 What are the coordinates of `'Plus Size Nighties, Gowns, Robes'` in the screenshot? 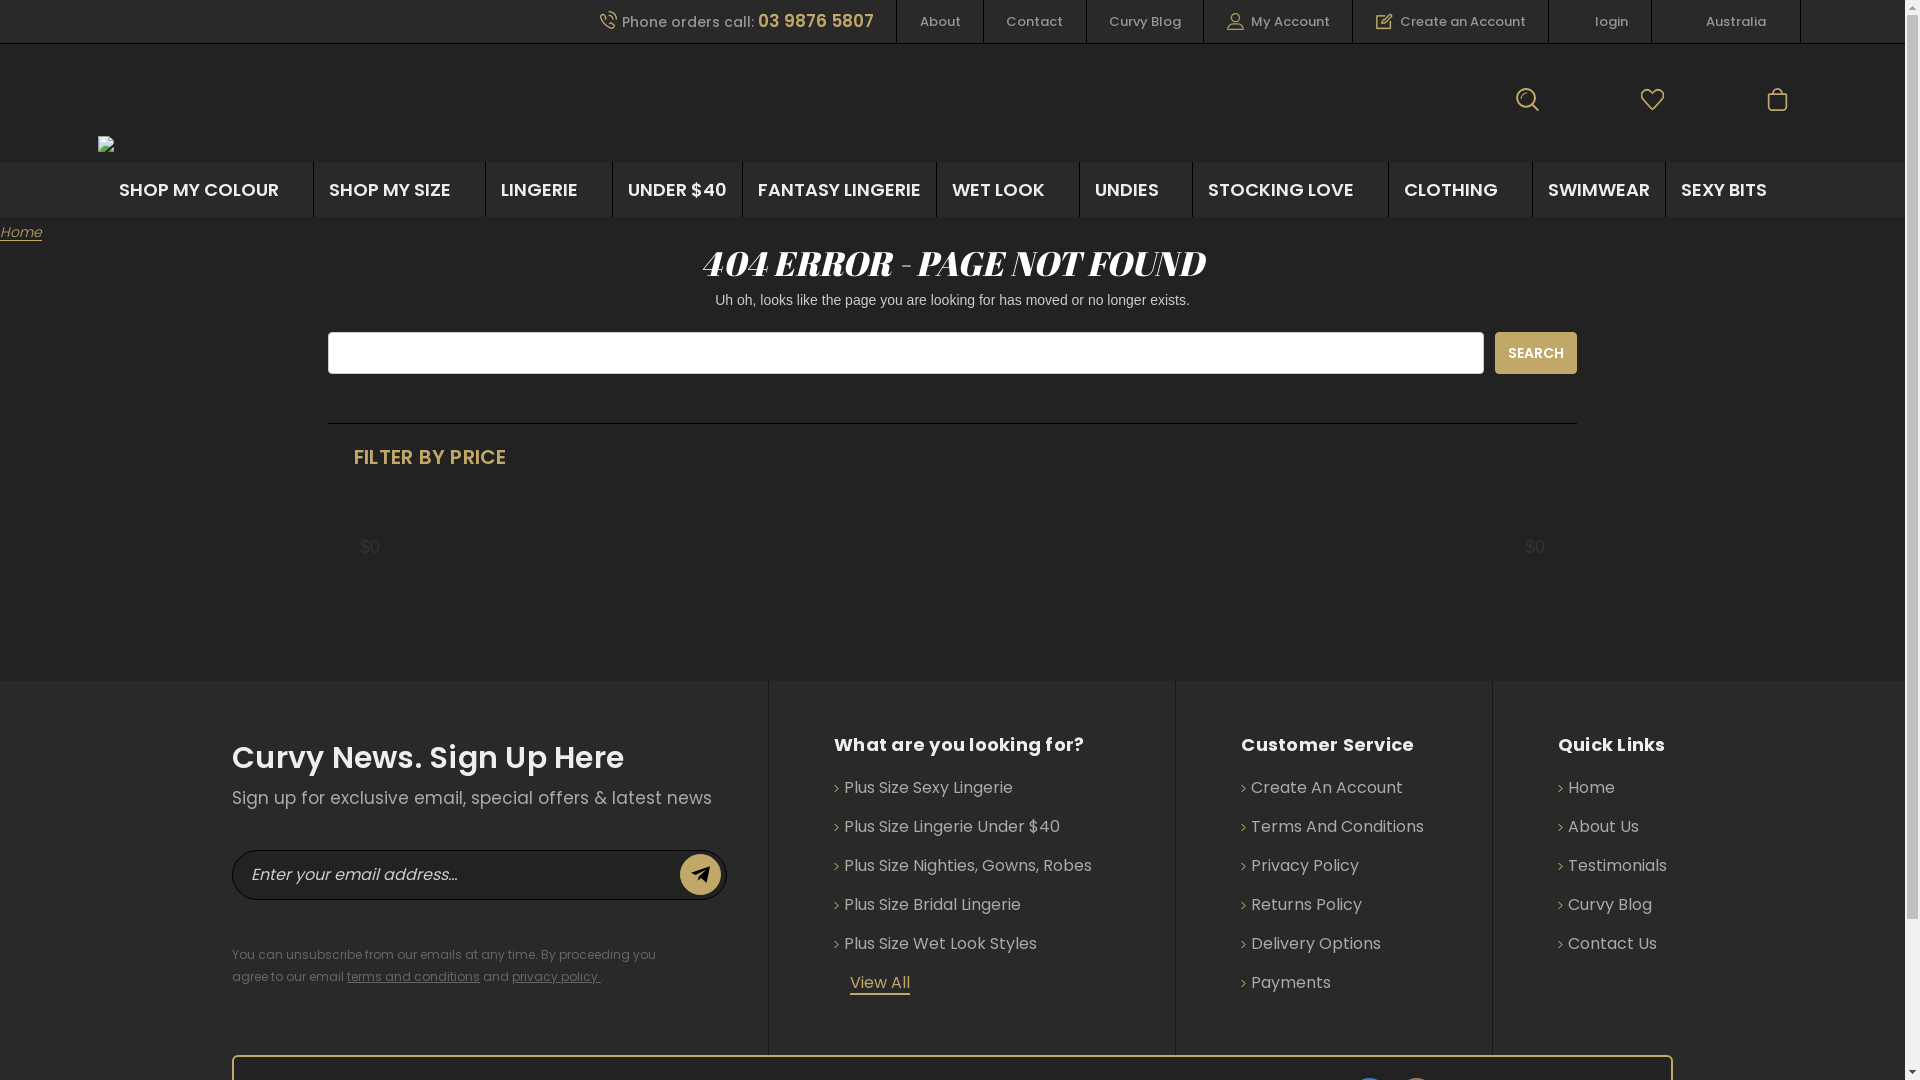 It's located at (963, 865).